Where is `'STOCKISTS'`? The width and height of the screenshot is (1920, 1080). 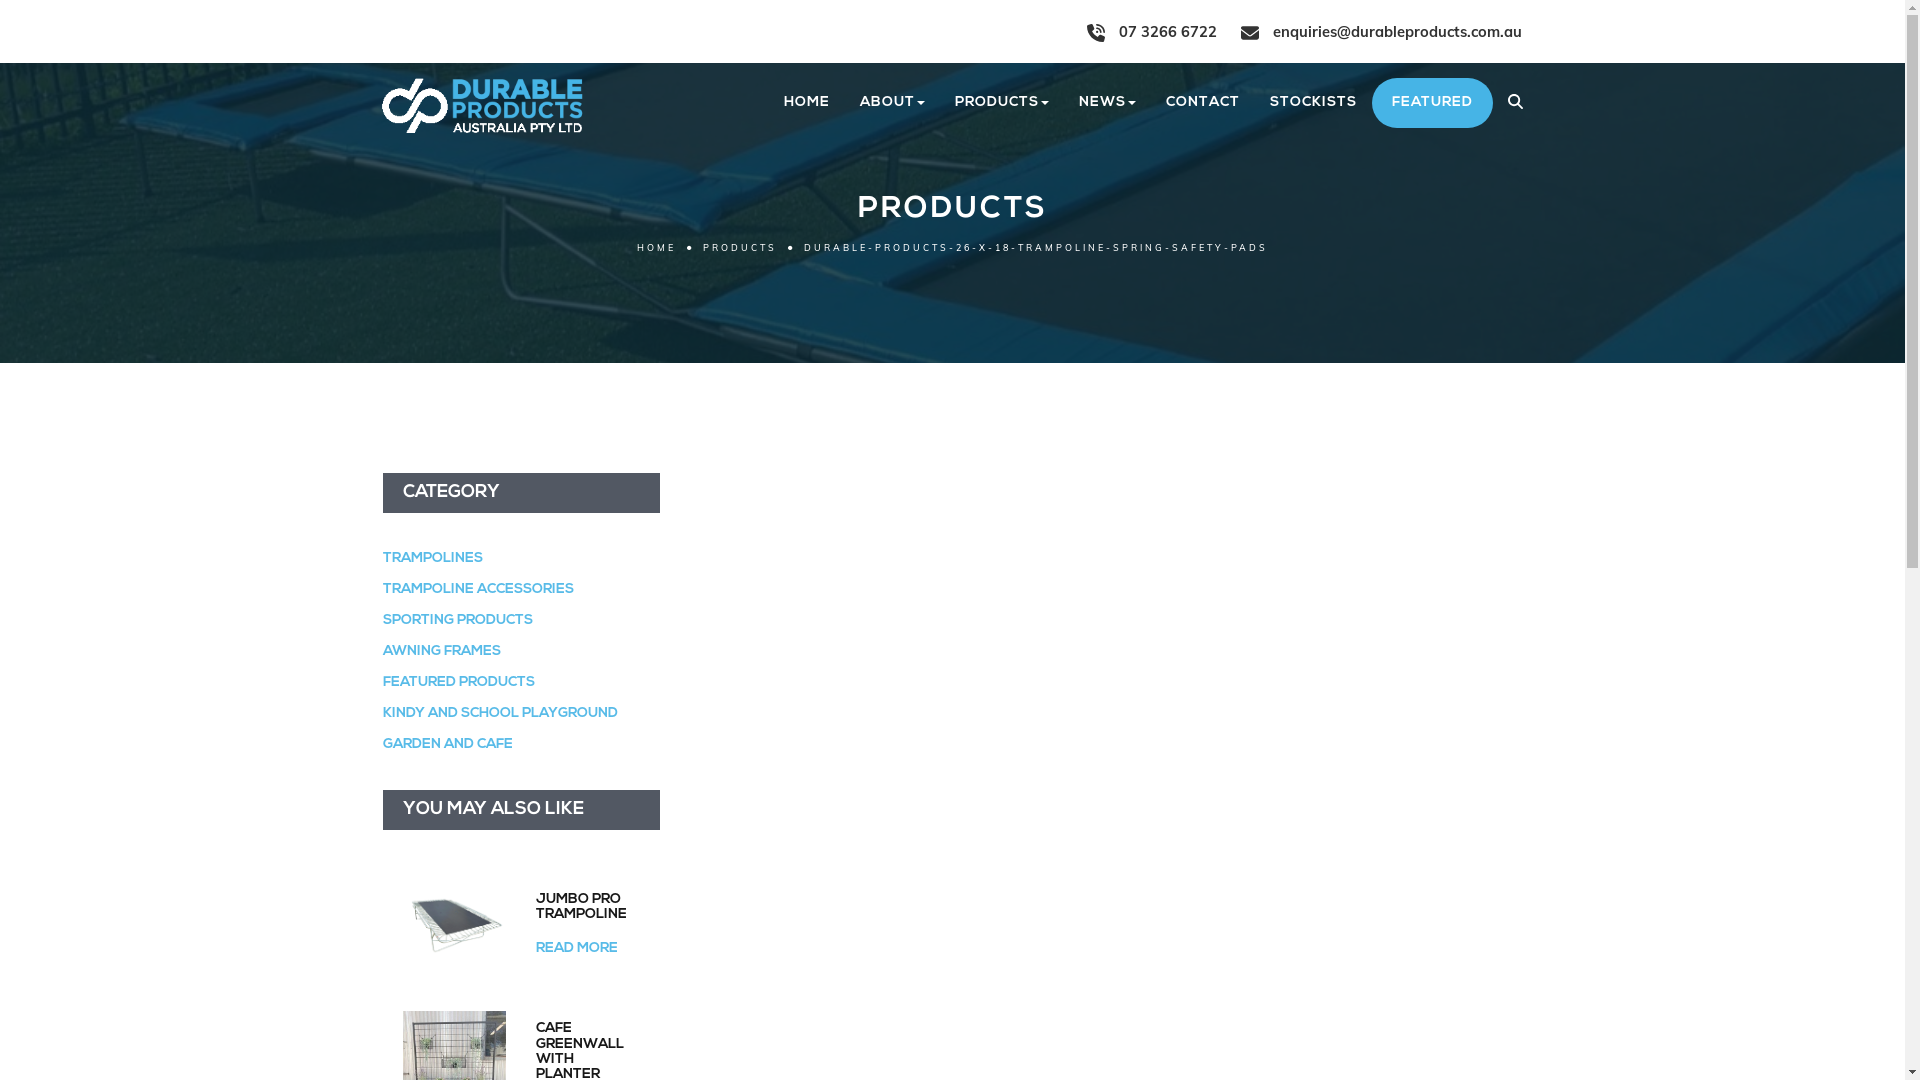
'STOCKISTS' is located at coordinates (1312, 103).